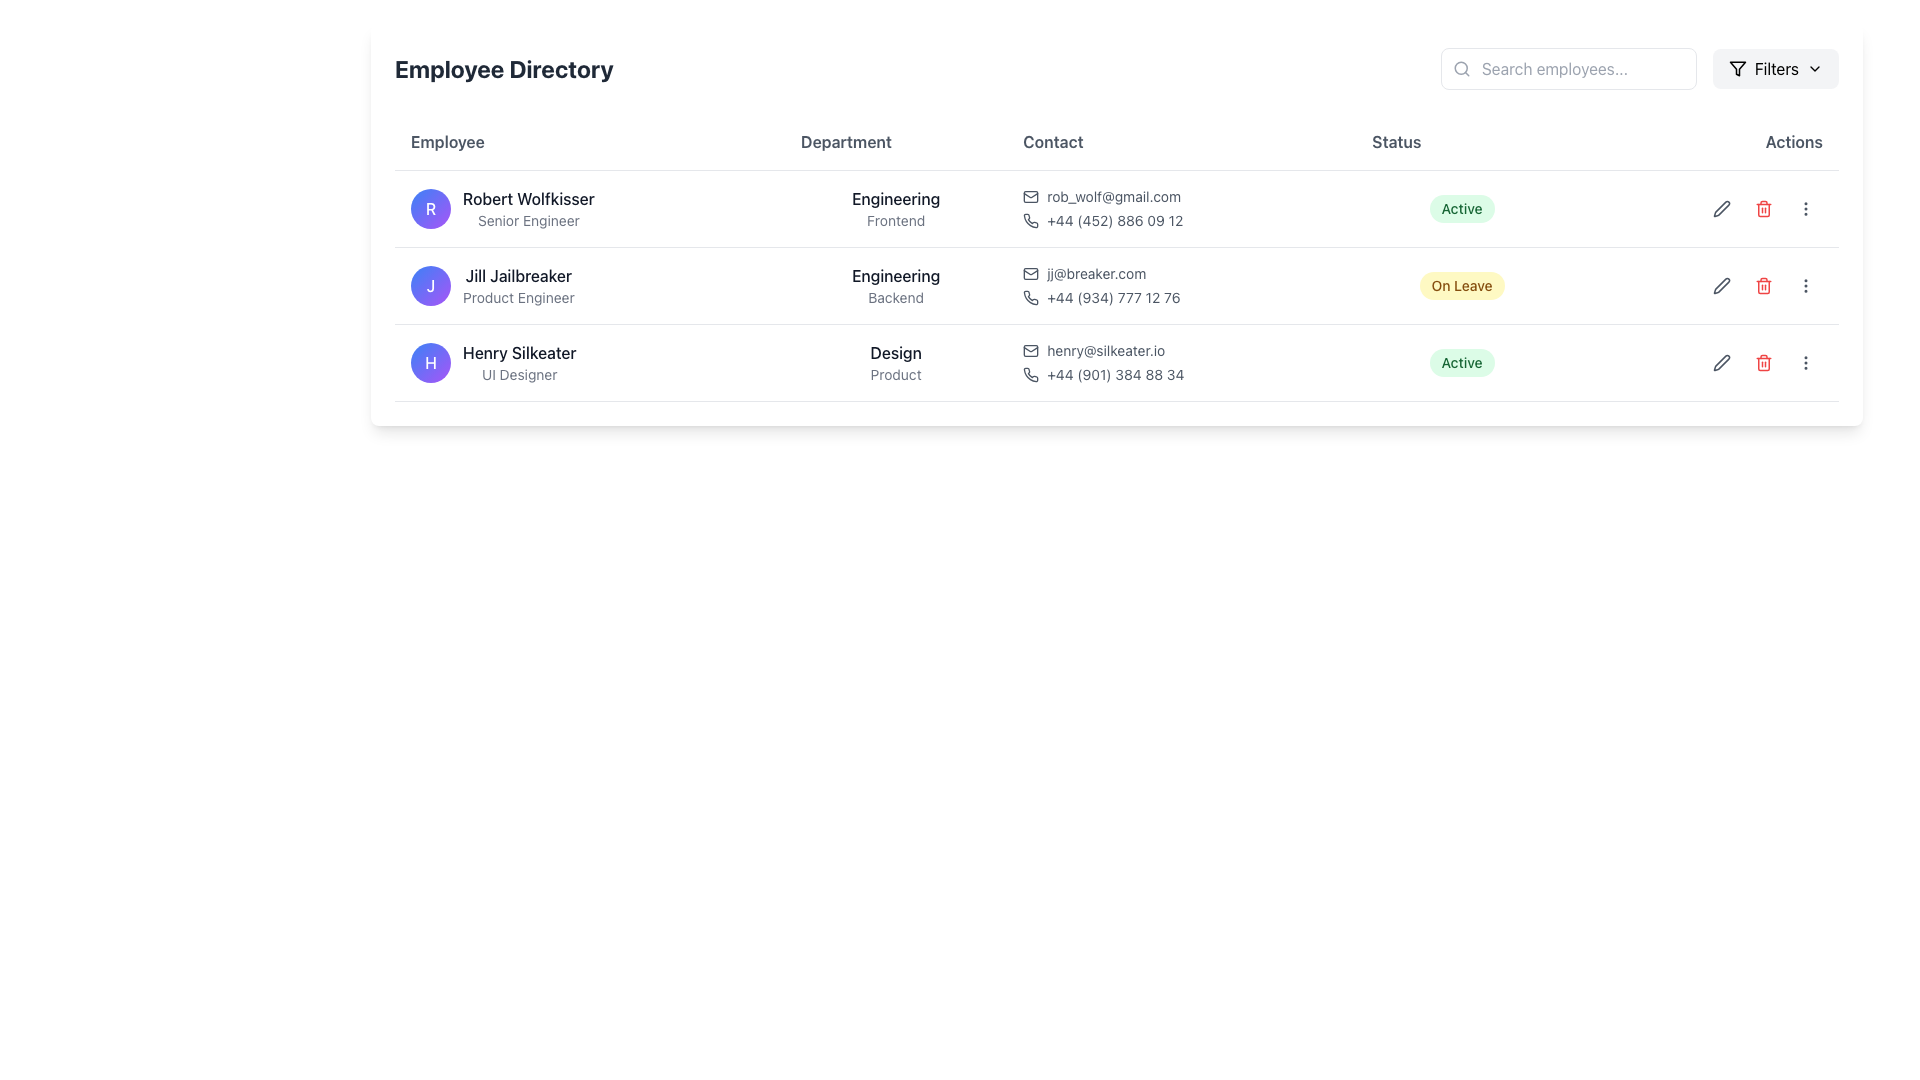 Image resolution: width=1920 pixels, height=1080 pixels. I want to click on the static text element indicating the 'Design' department in the employee directory table, located in the third row adjacent to 'Henry Silkeater', so click(895, 362).